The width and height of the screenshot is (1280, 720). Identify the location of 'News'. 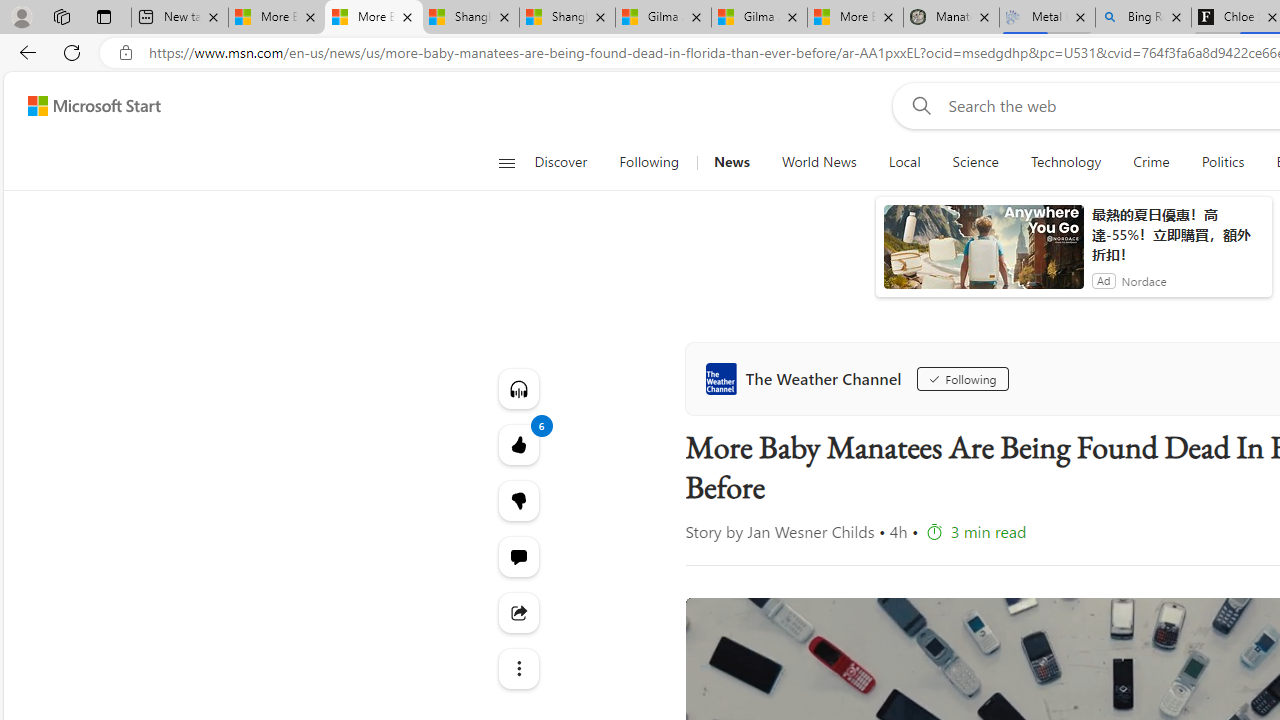
(730, 162).